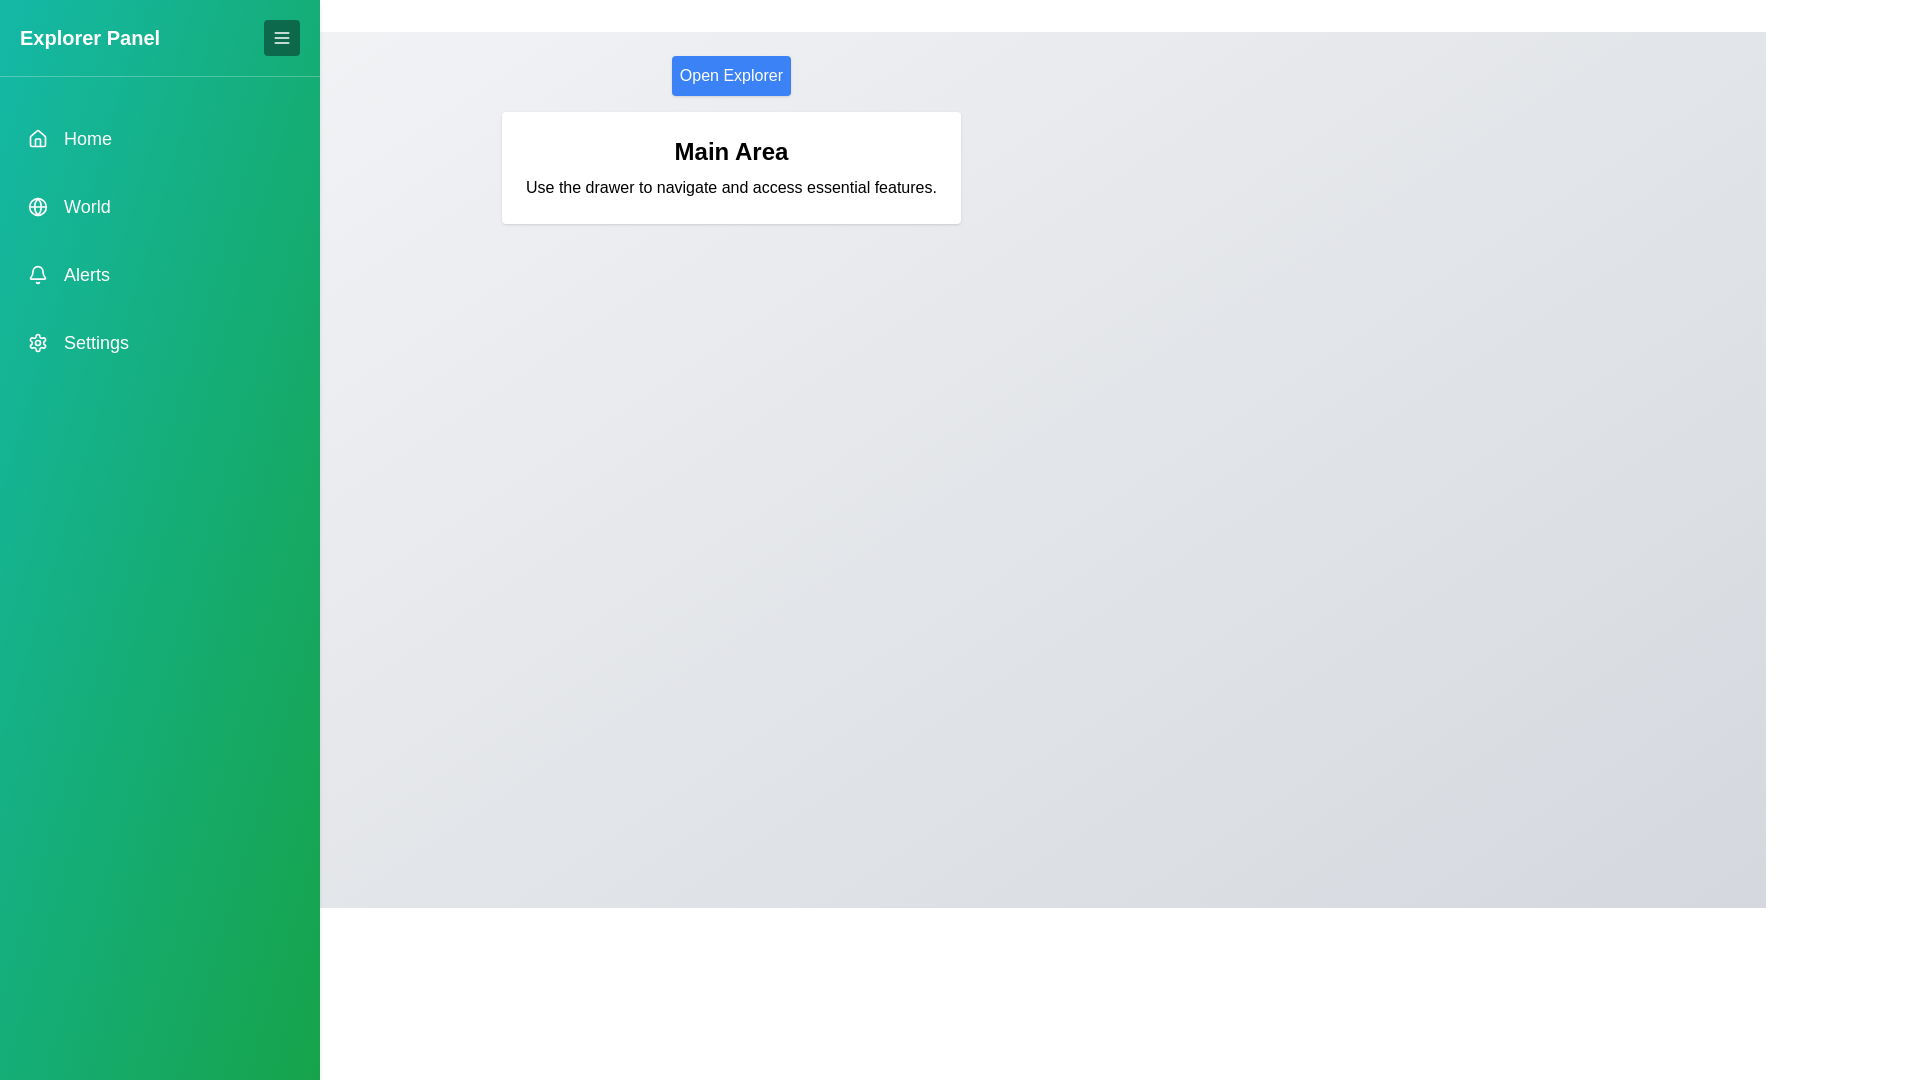 The width and height of the screenshot is (1920, 1080). Describe the element at coordinates (158, 342) in the screenshot. I see `the menu item Settings in the drawer to navigate to the corresponding section` at that location.